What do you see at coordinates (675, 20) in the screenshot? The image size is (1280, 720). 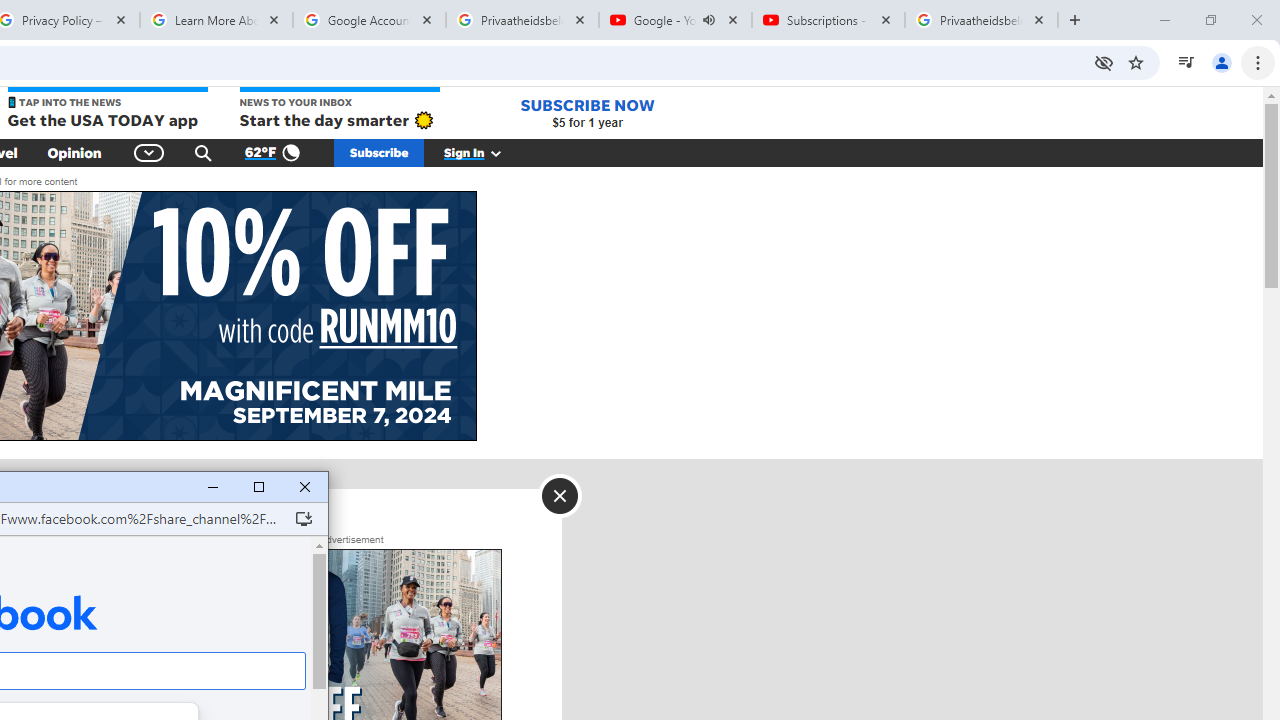 I see `'Google - YouTube - Audio playing'` at bounding box center [675, 20].